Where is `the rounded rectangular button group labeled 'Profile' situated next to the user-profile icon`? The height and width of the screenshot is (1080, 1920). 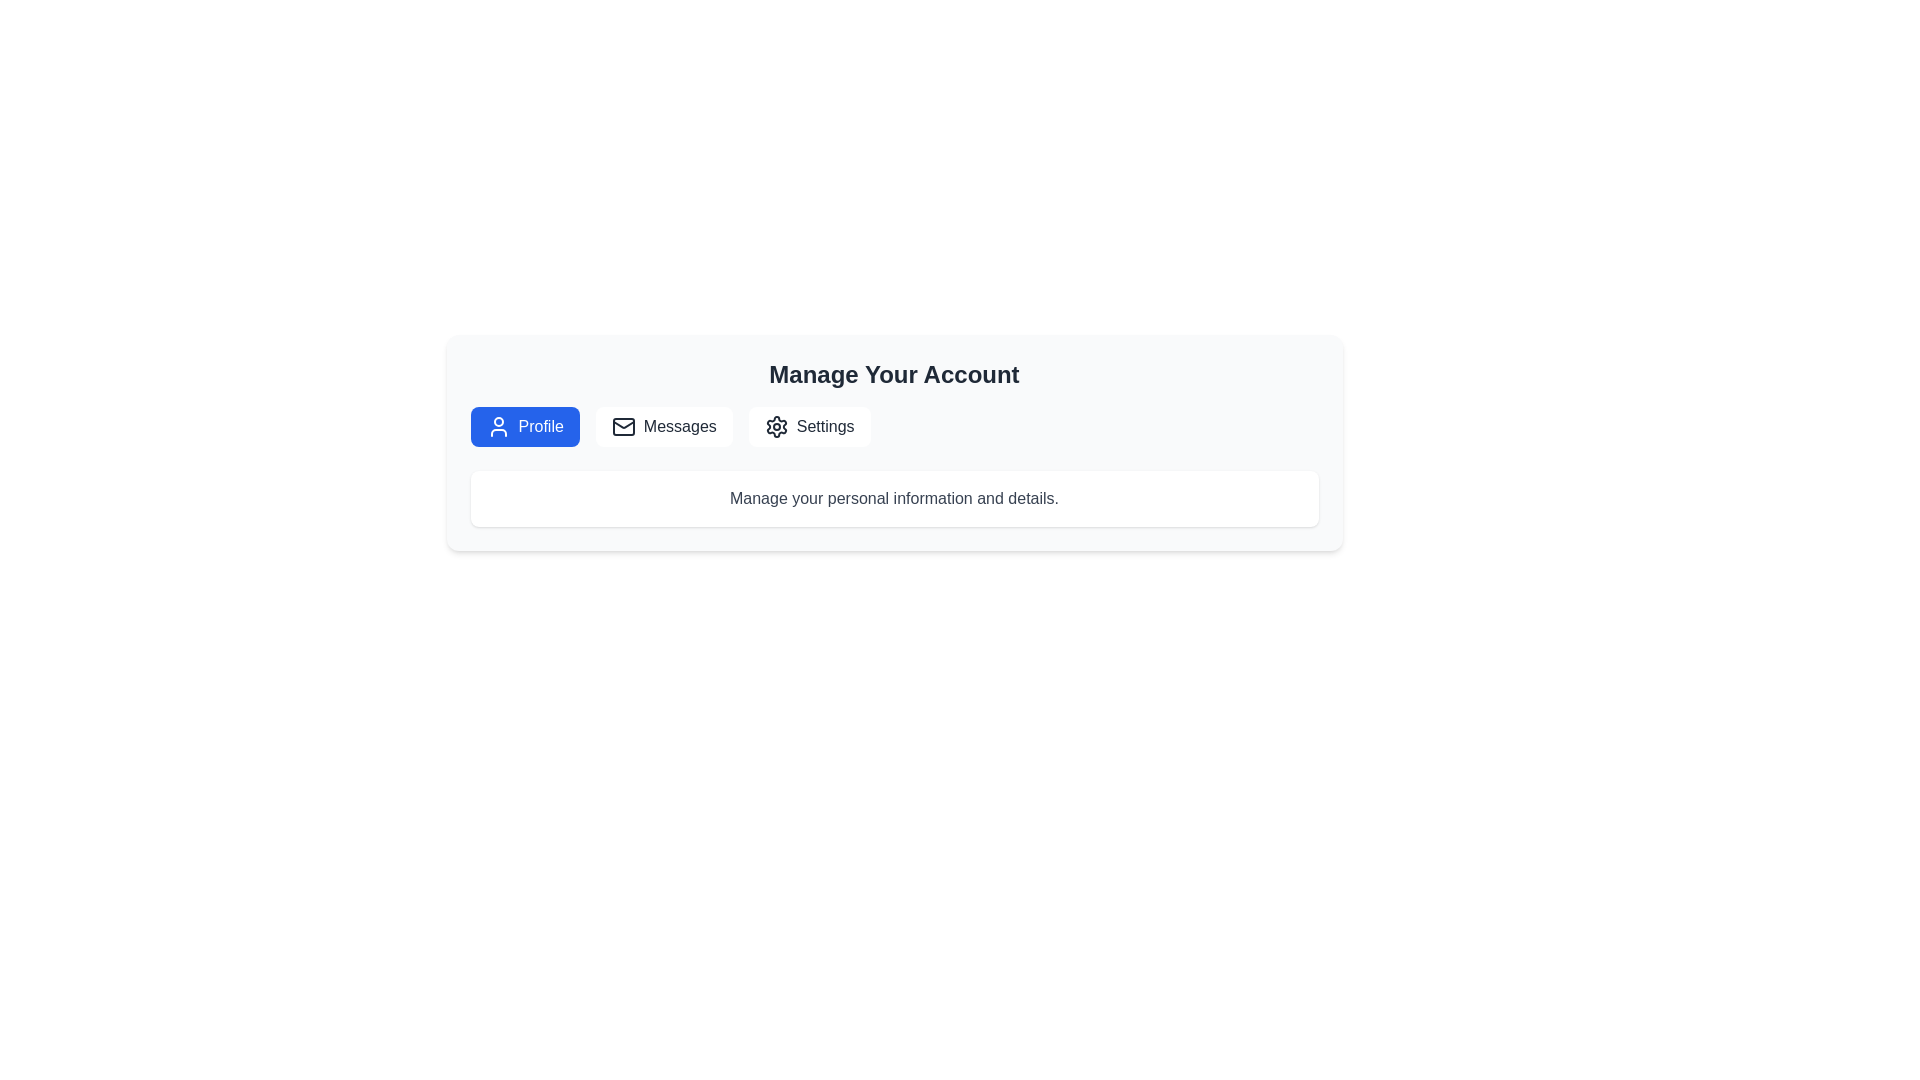
the rounded rectangular button group labeled 'Profile' situated next to the user-profile icon is located at coordinates (541, 426).